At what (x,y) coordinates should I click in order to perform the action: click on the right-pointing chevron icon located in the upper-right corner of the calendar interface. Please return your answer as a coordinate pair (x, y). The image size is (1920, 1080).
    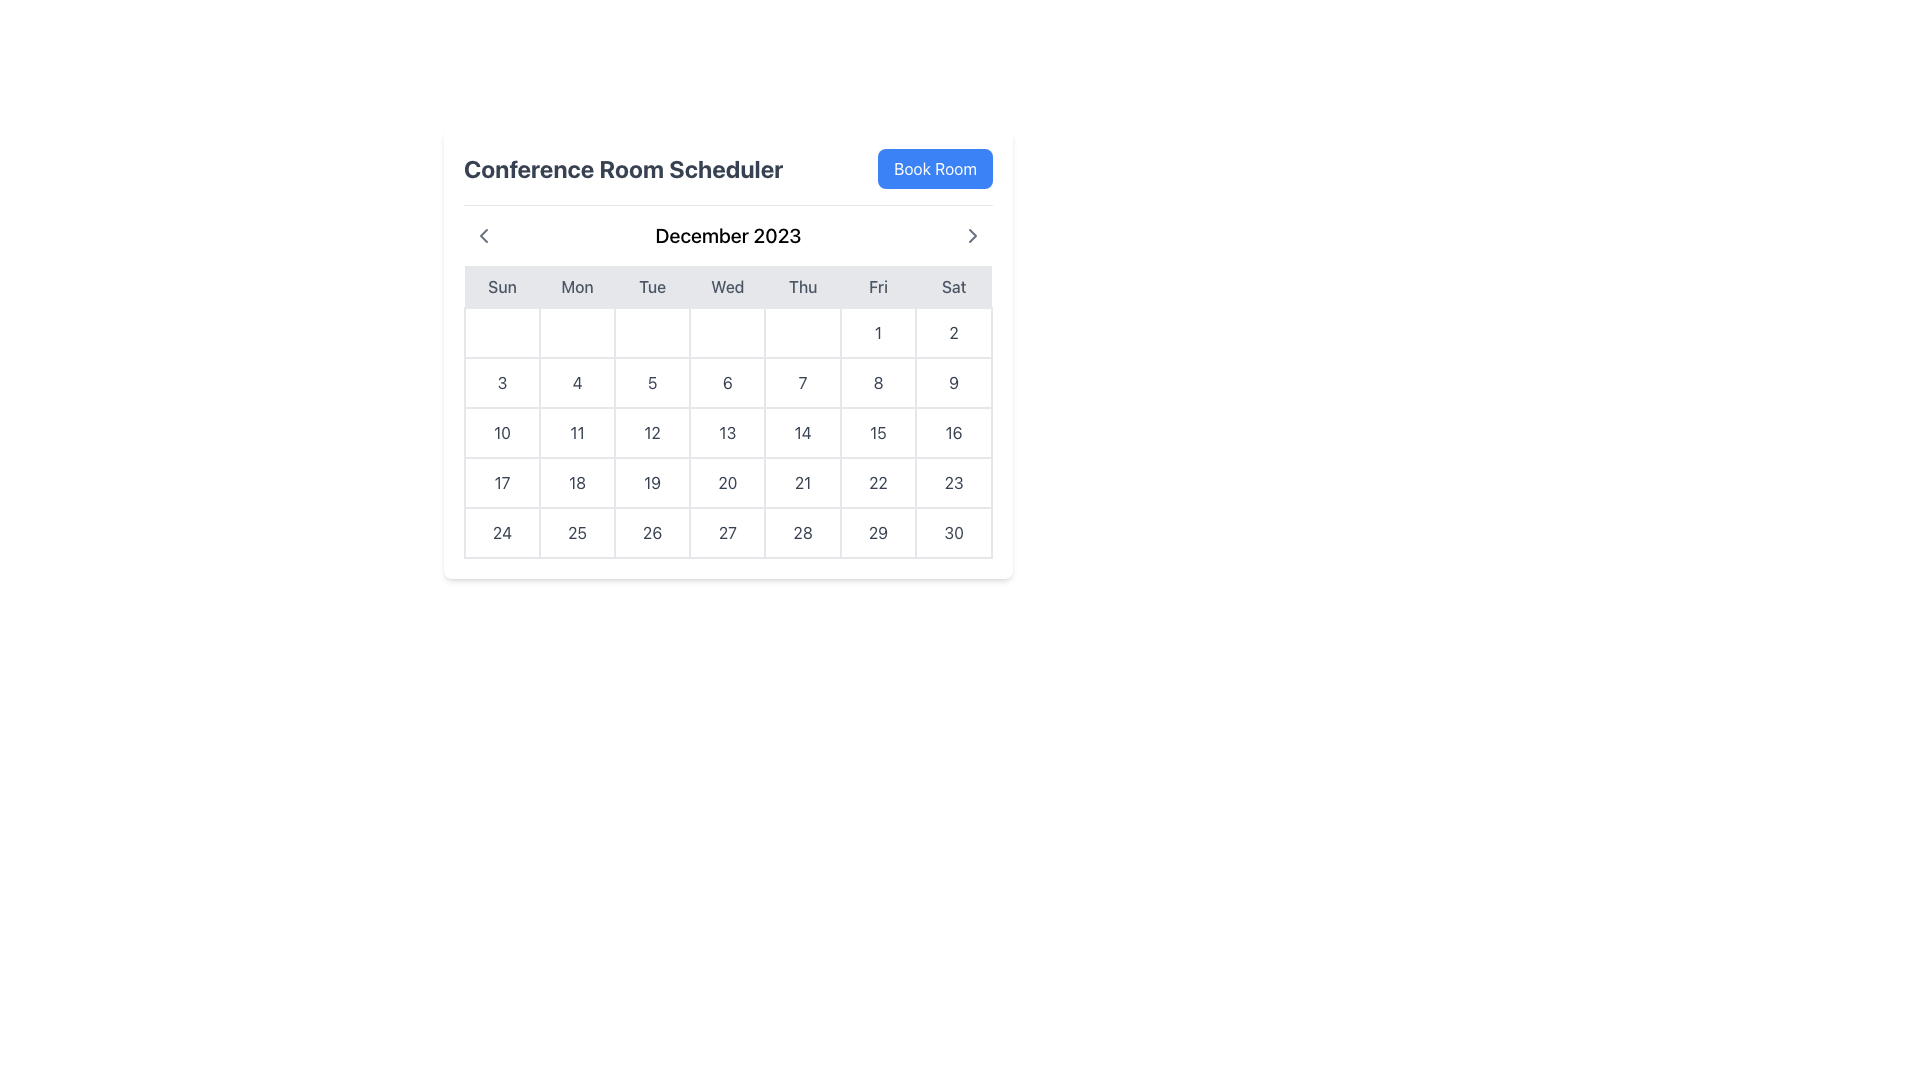
    Looking at the image, I should click on (973, 234).